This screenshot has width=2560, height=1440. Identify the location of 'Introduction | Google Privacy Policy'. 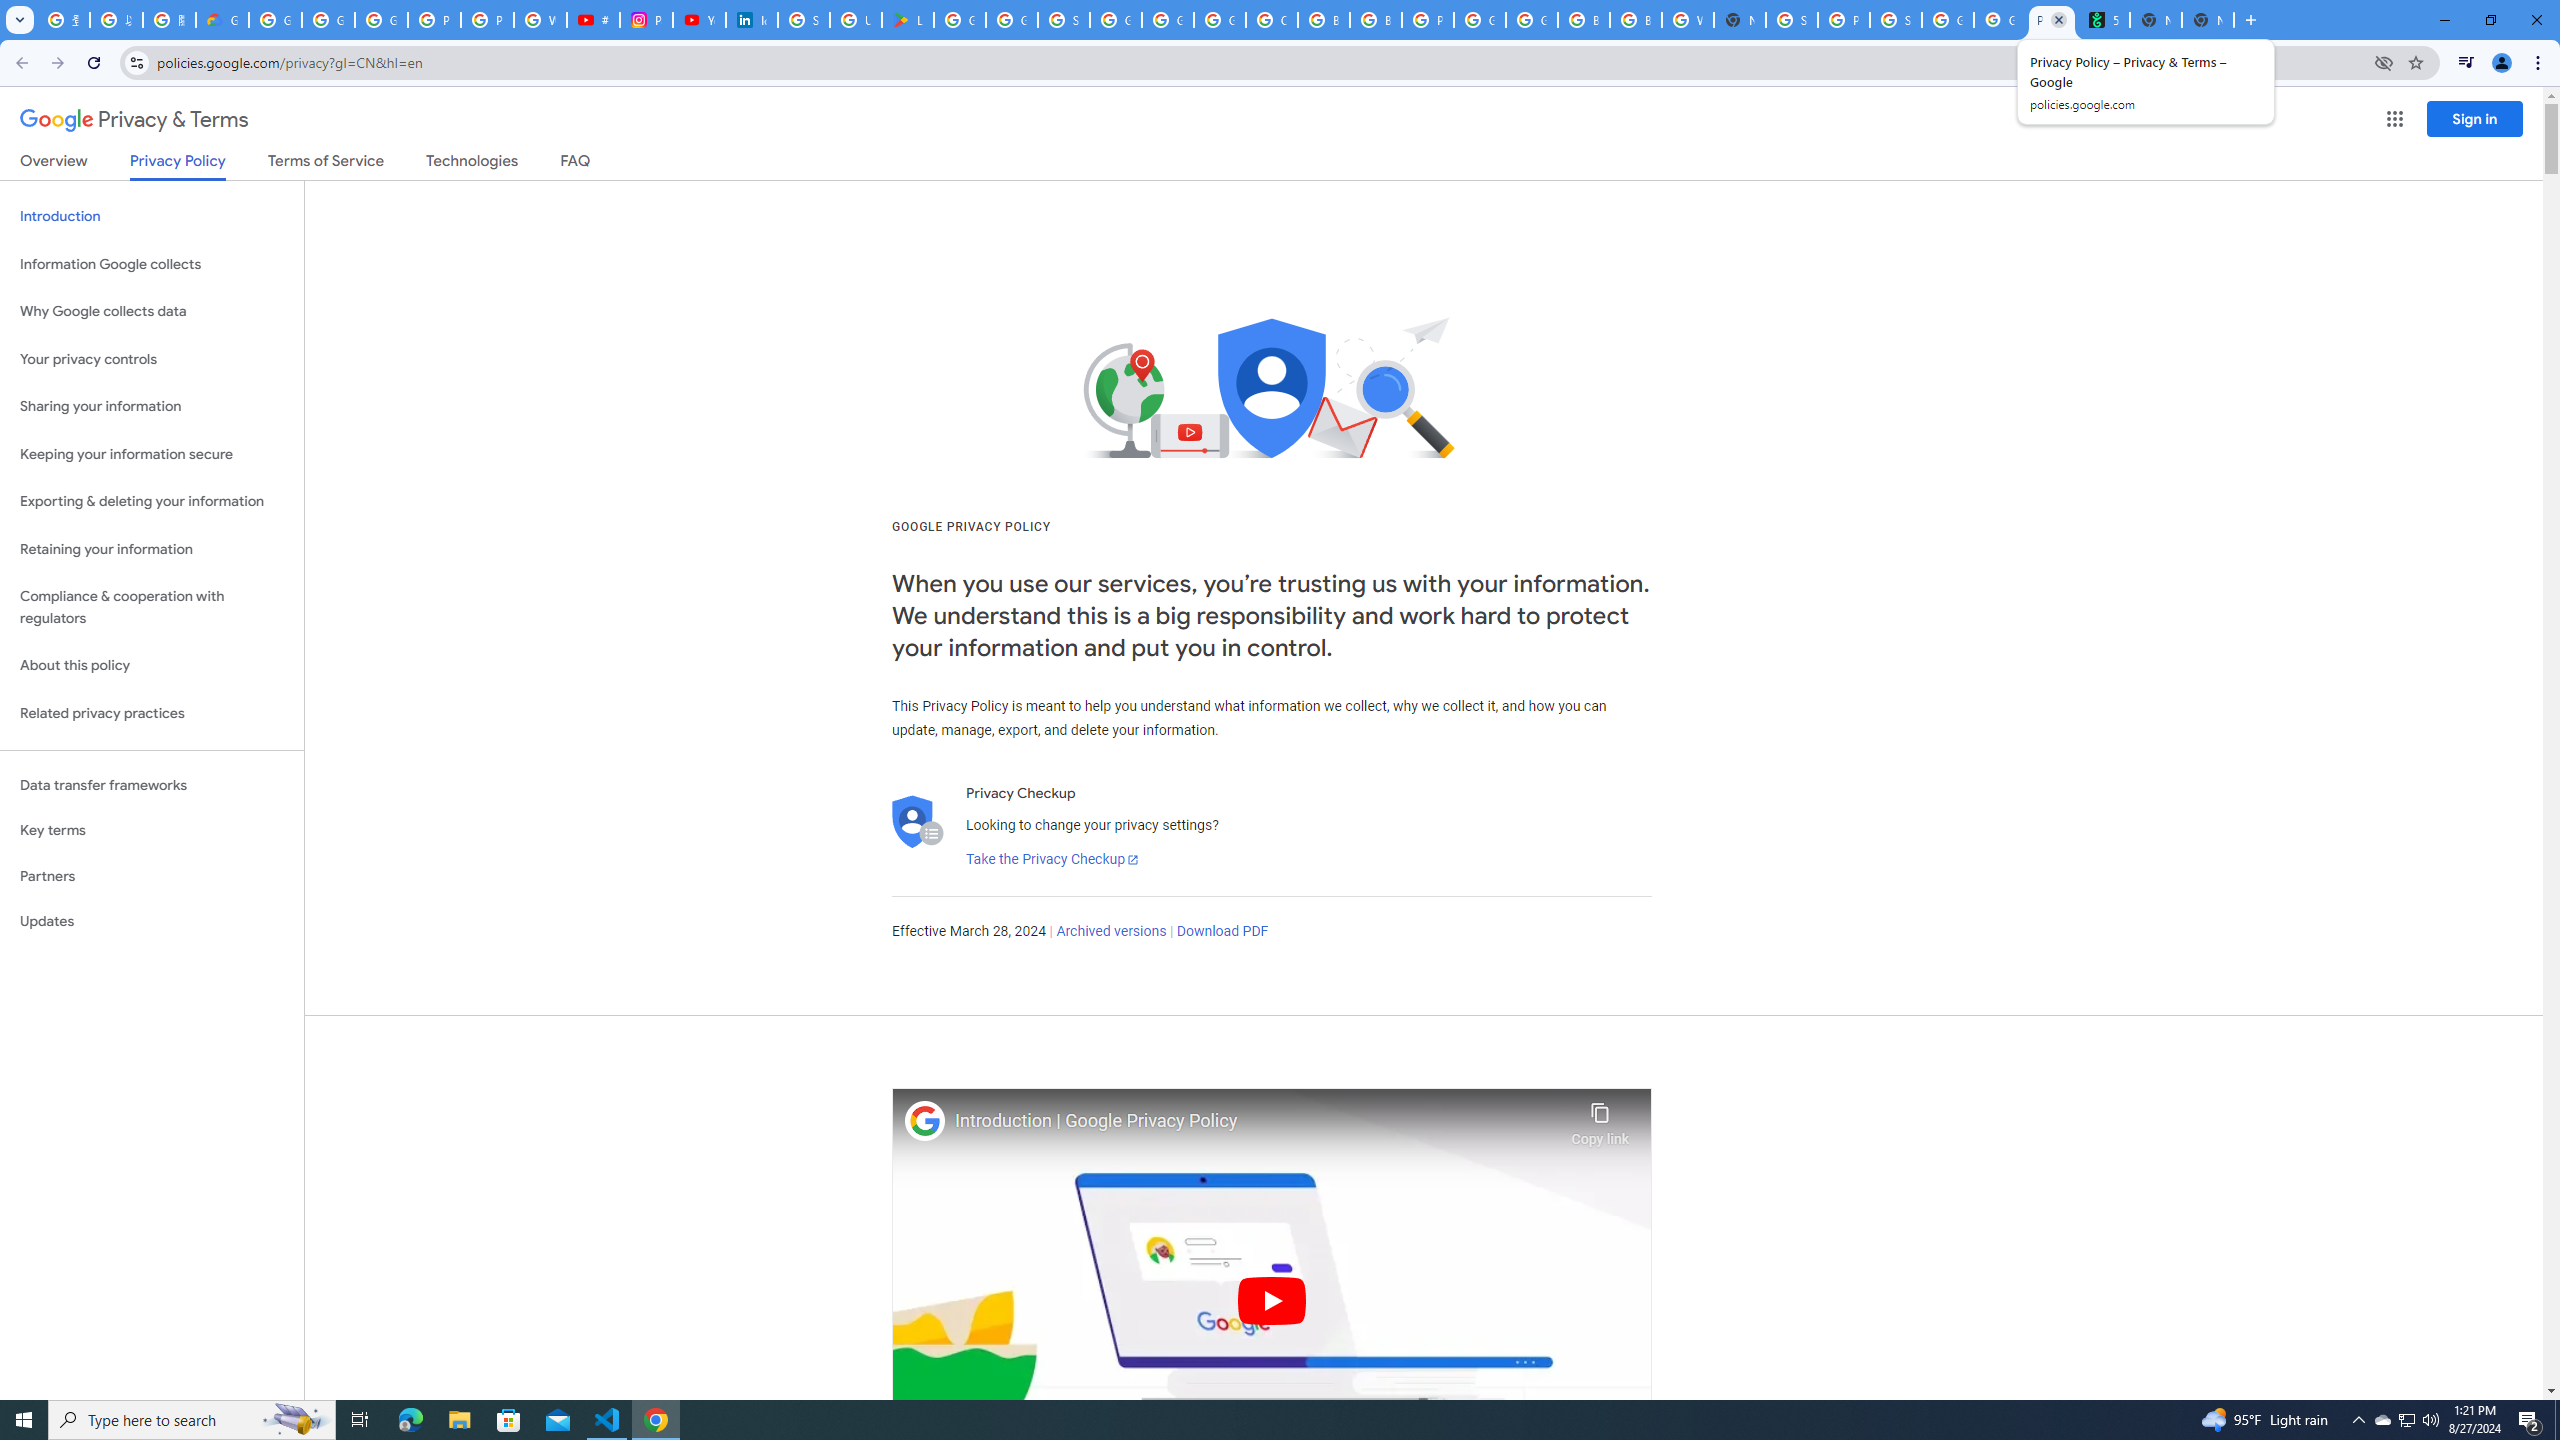
(1257, 1121).